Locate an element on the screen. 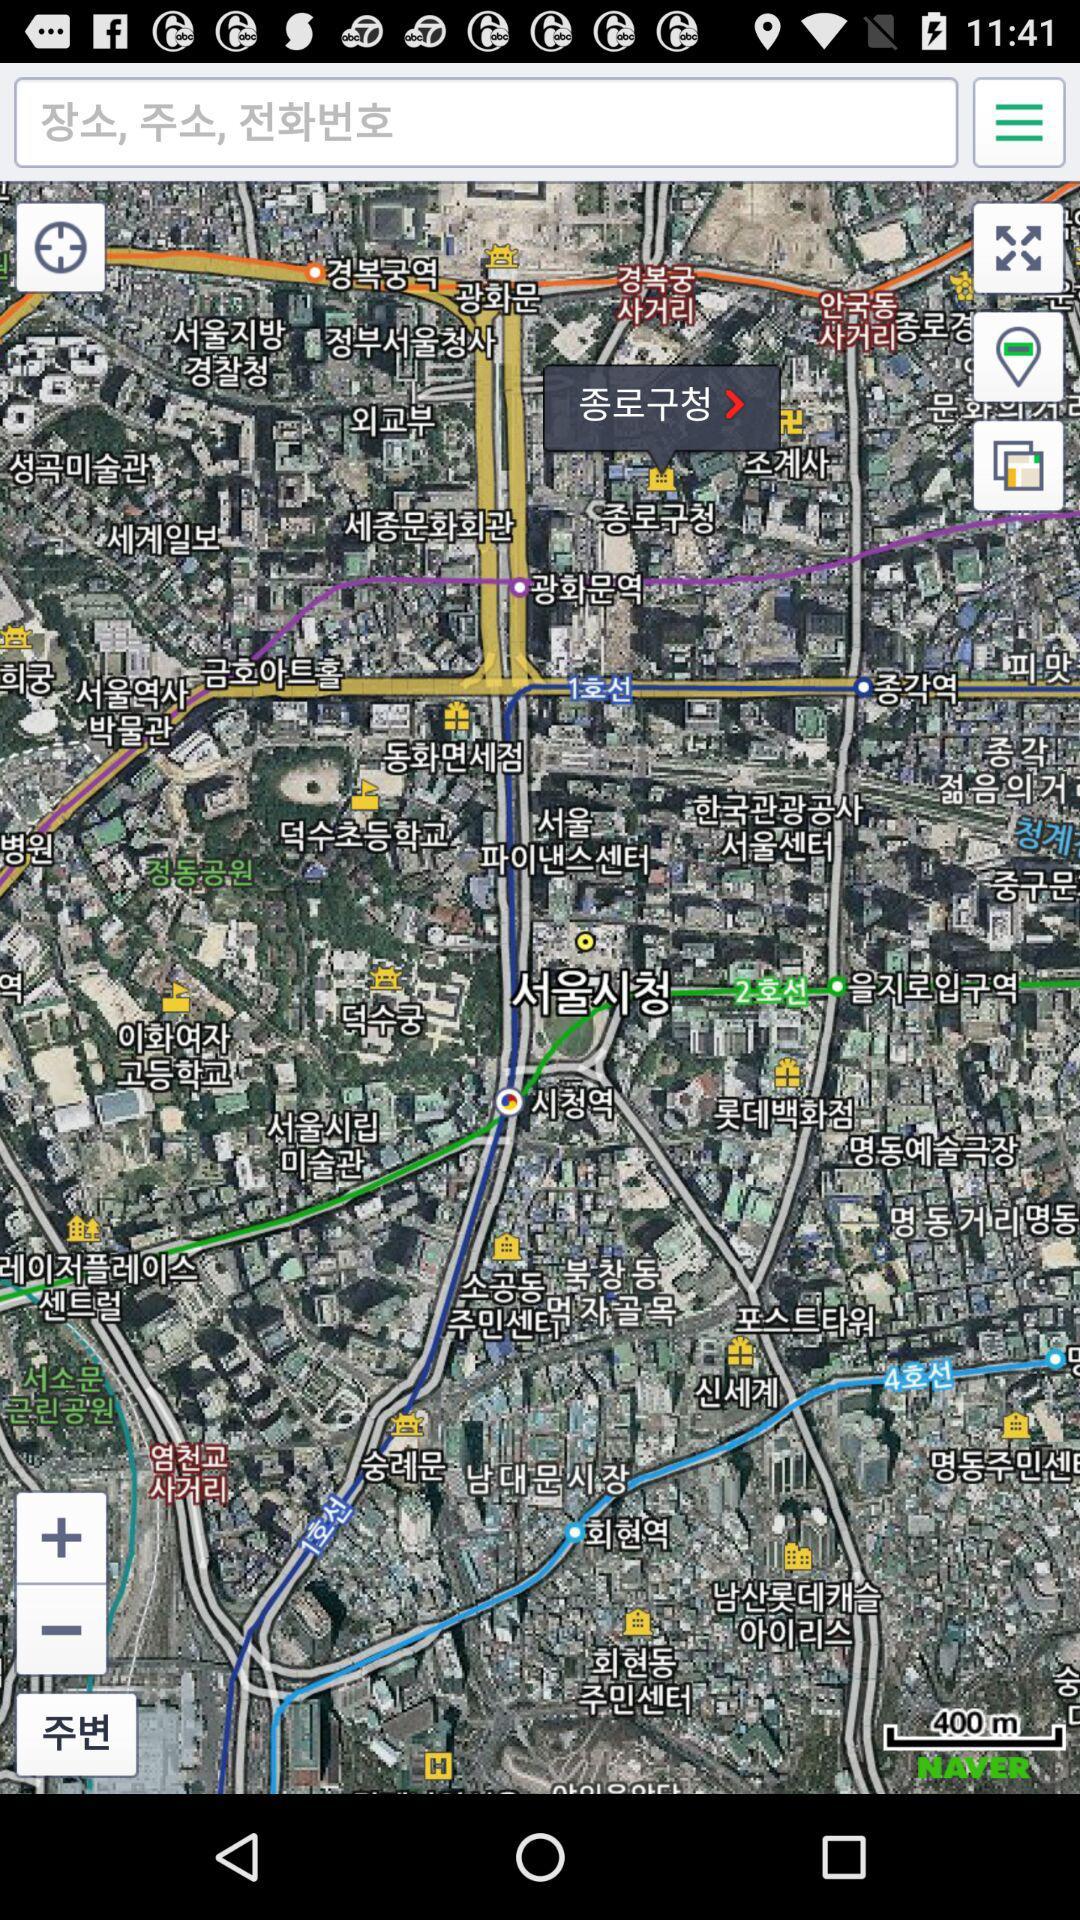 The height and width of the screenshot is (1920, 1080). the fullscreen icon is located at coordinates (1018, 264).